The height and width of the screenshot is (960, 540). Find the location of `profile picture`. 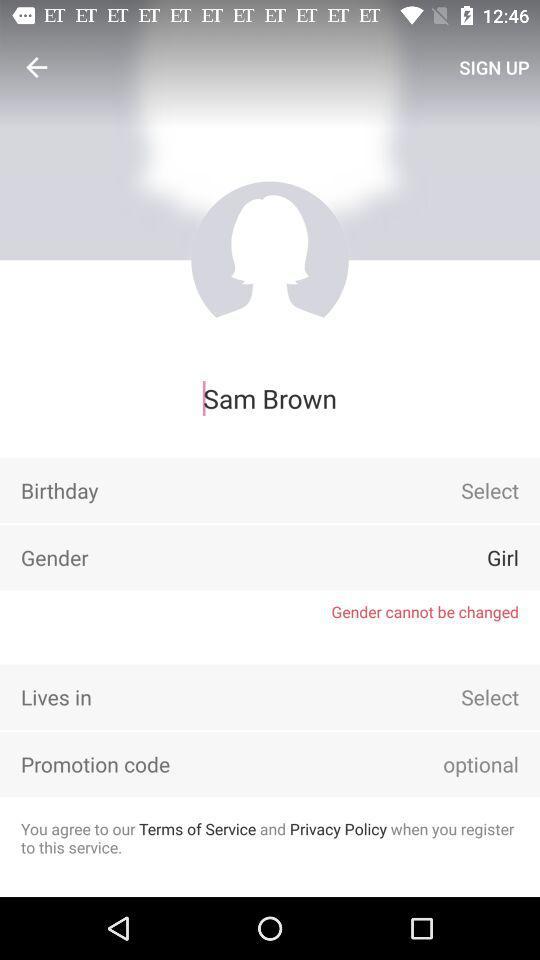

profile picture is located at coordinates (270, 259).